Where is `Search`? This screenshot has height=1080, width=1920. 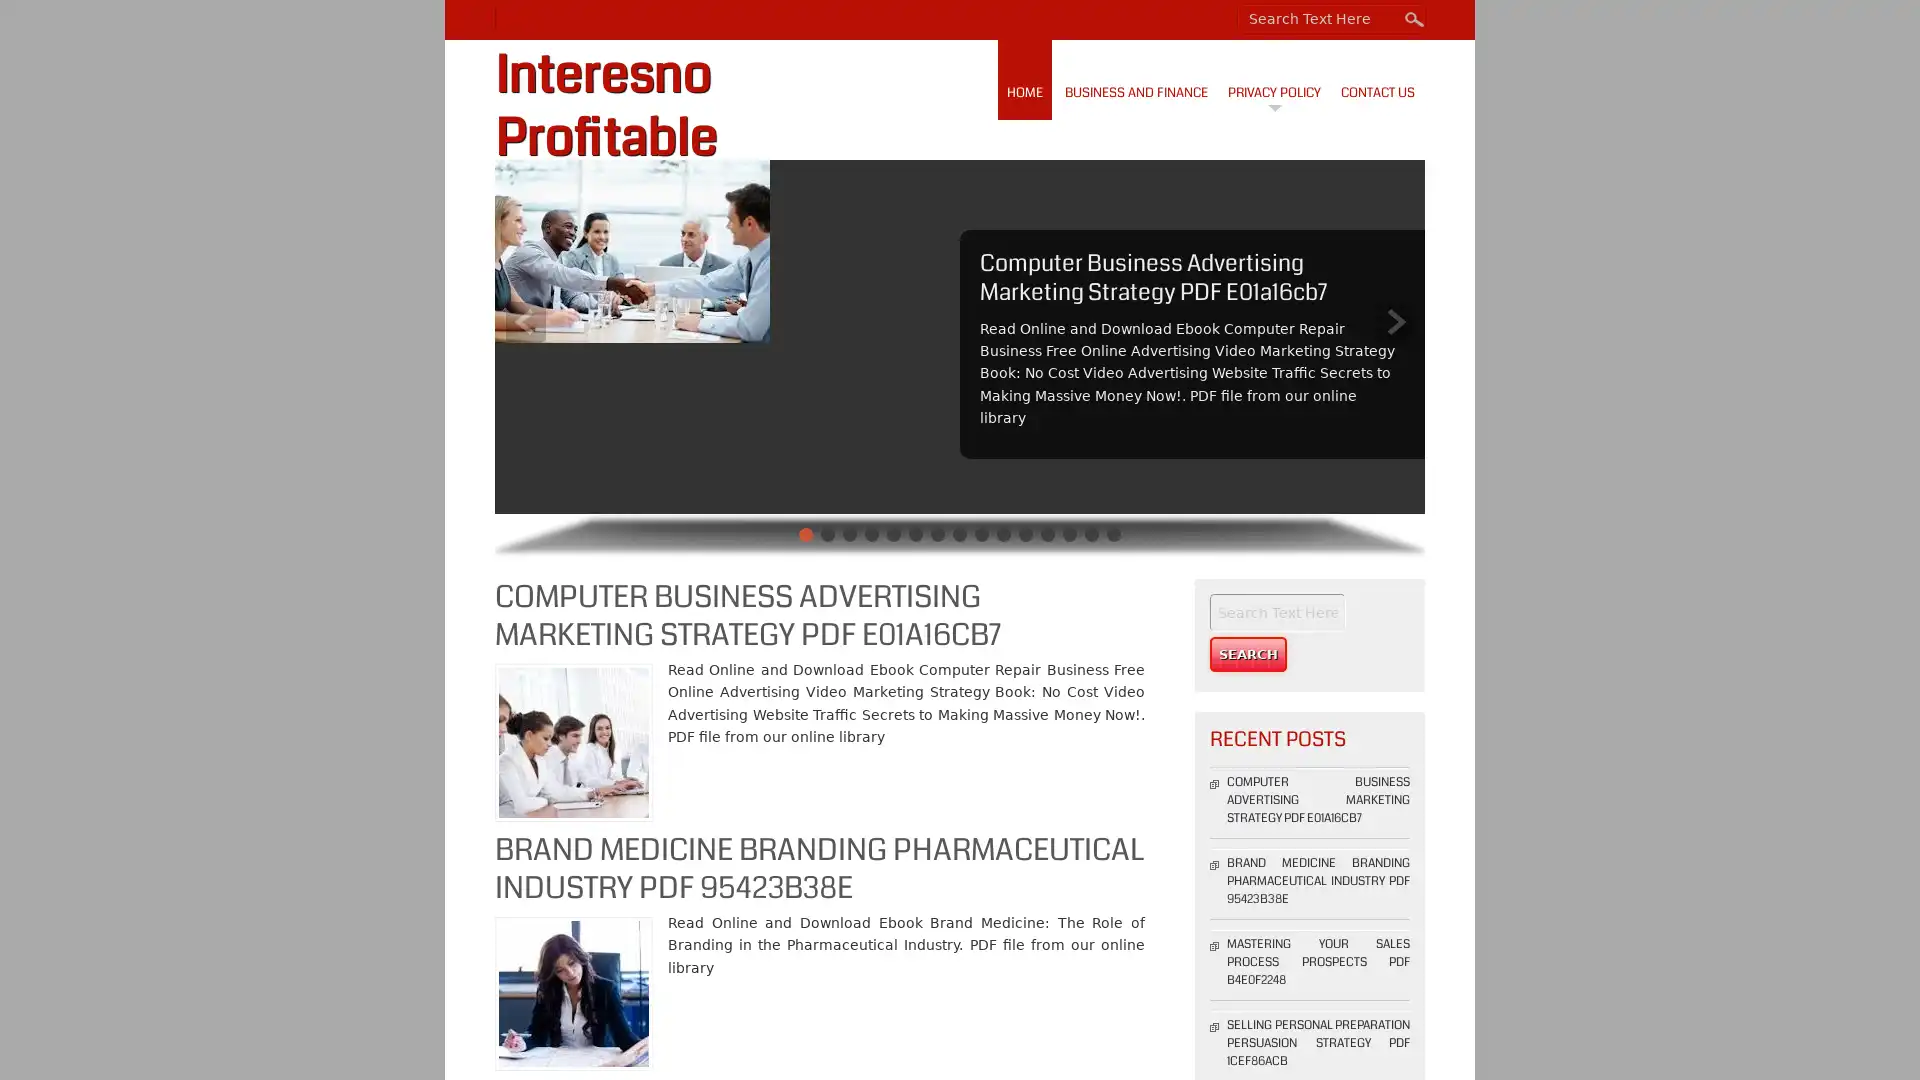 Search is located at coordinates (1247, 654).